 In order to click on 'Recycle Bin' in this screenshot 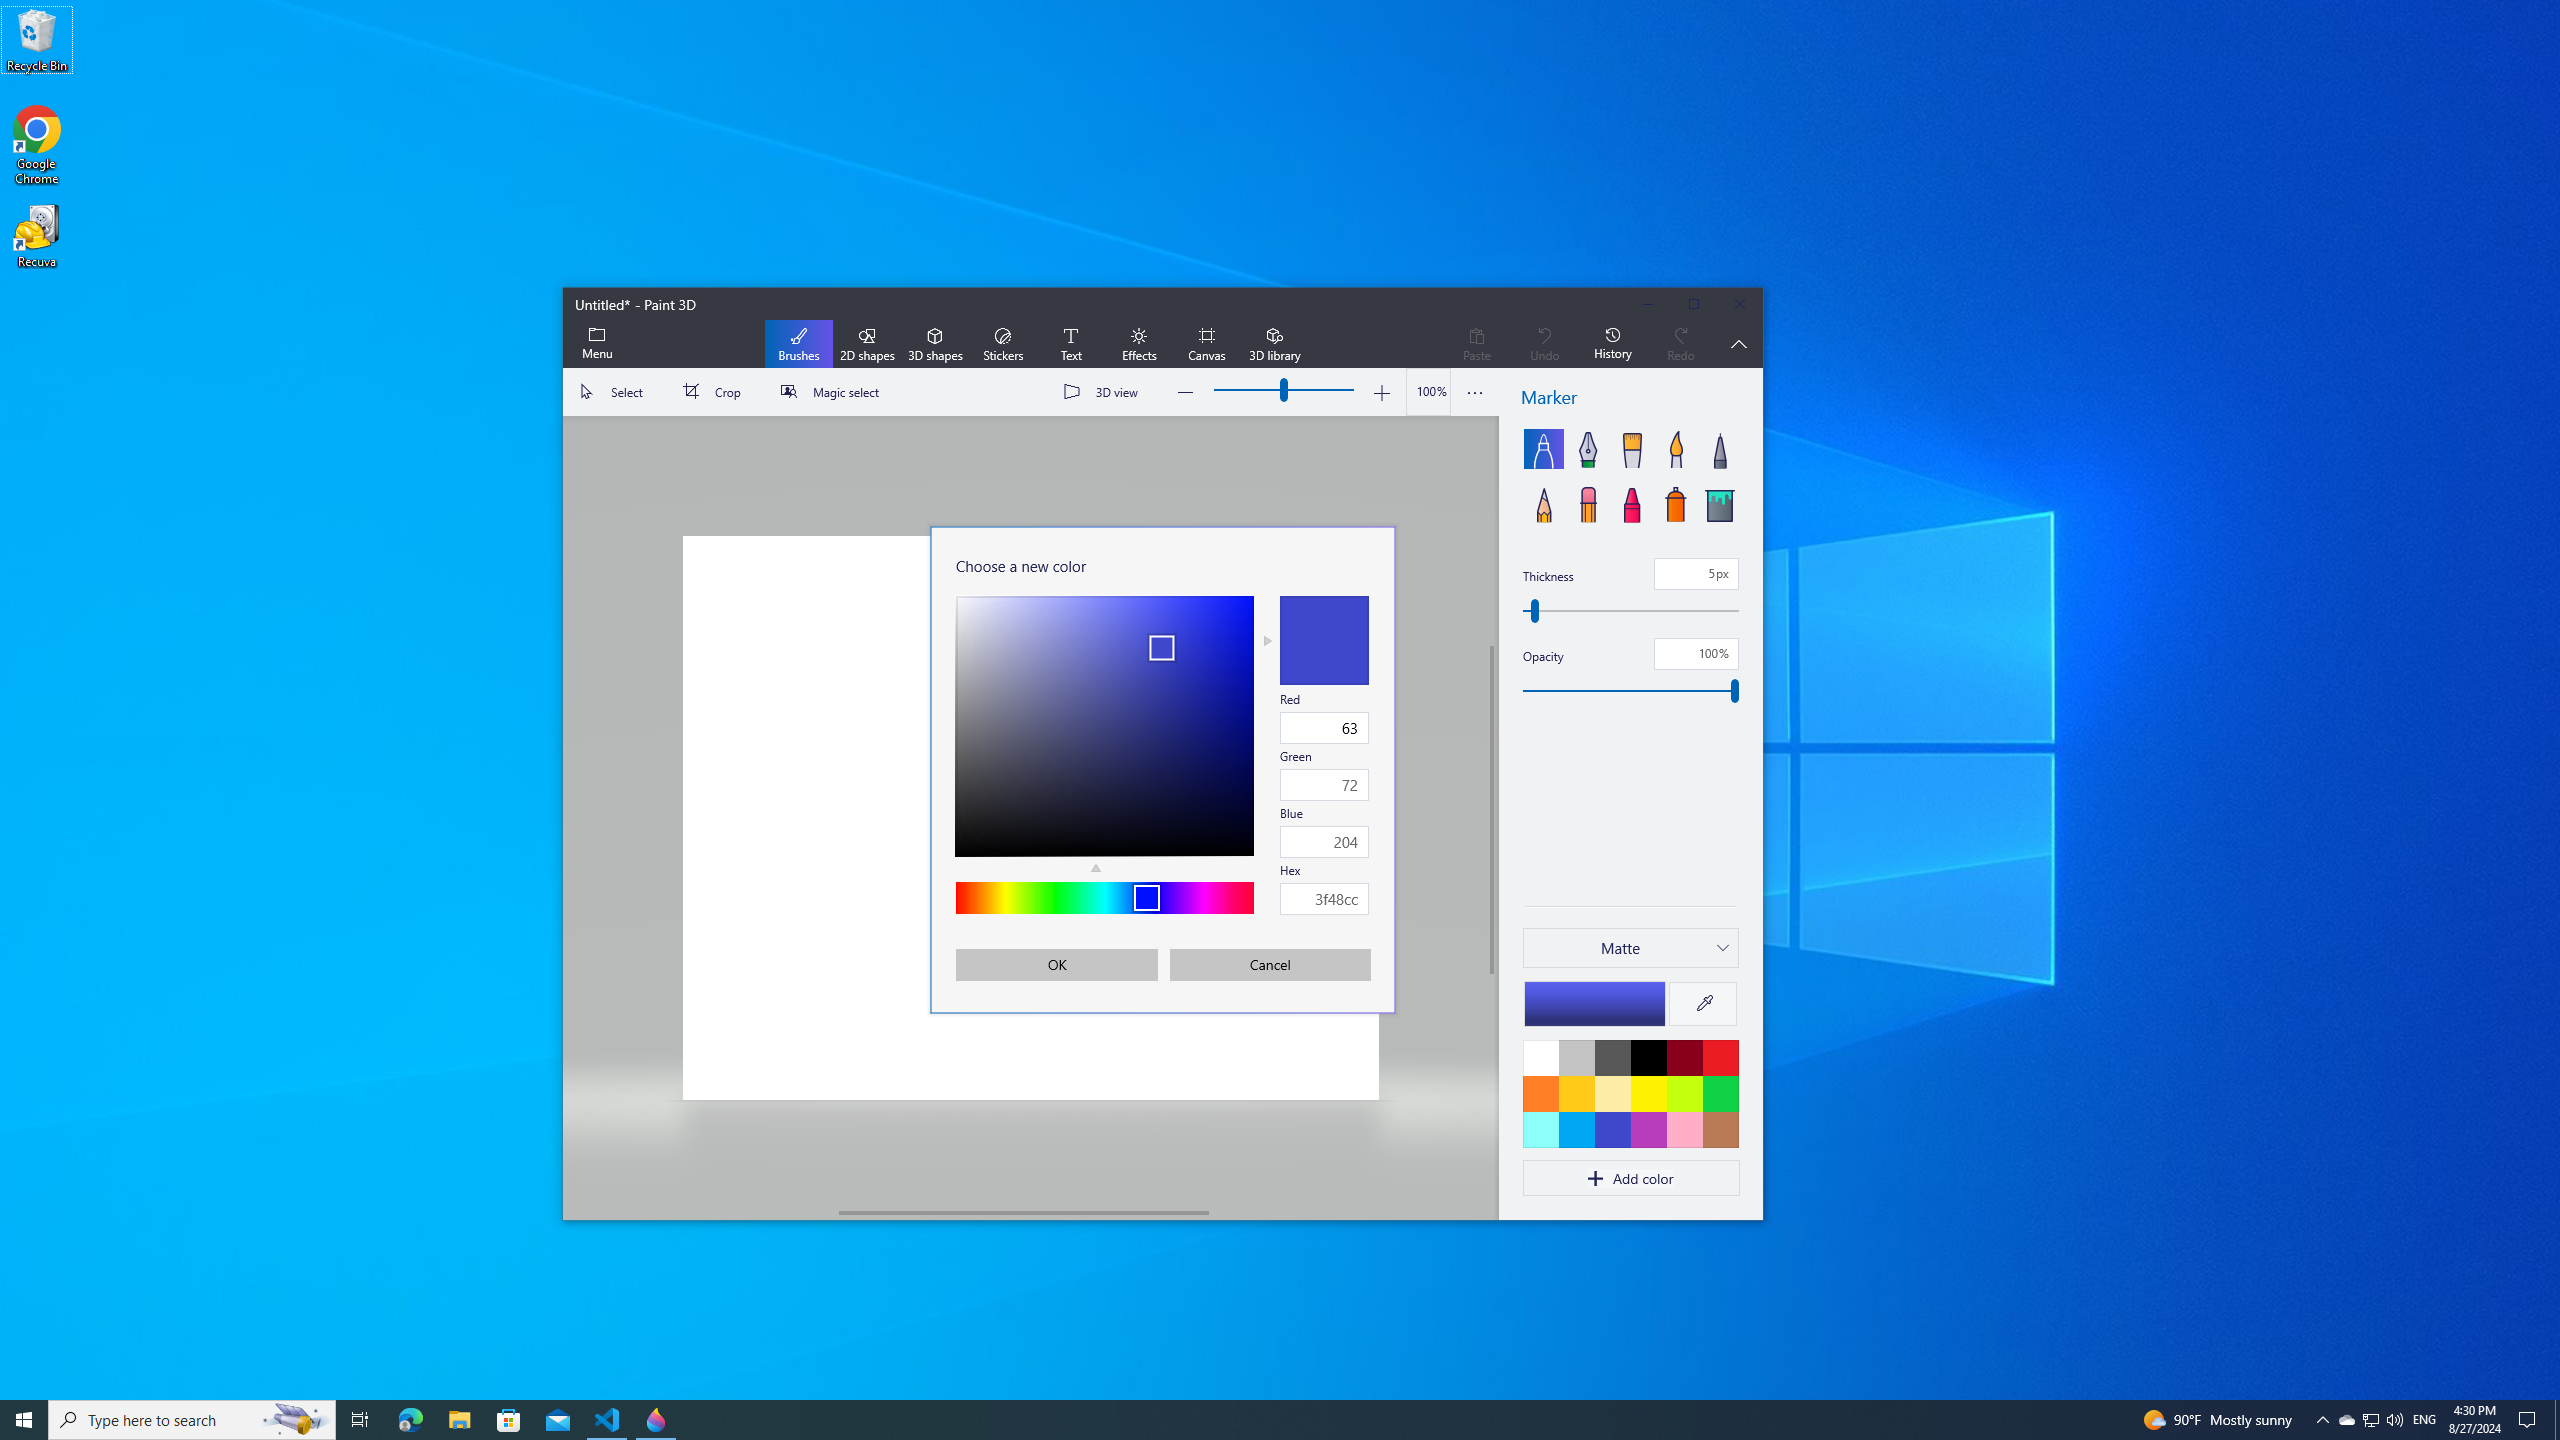, I will do `click(36, 38)`.